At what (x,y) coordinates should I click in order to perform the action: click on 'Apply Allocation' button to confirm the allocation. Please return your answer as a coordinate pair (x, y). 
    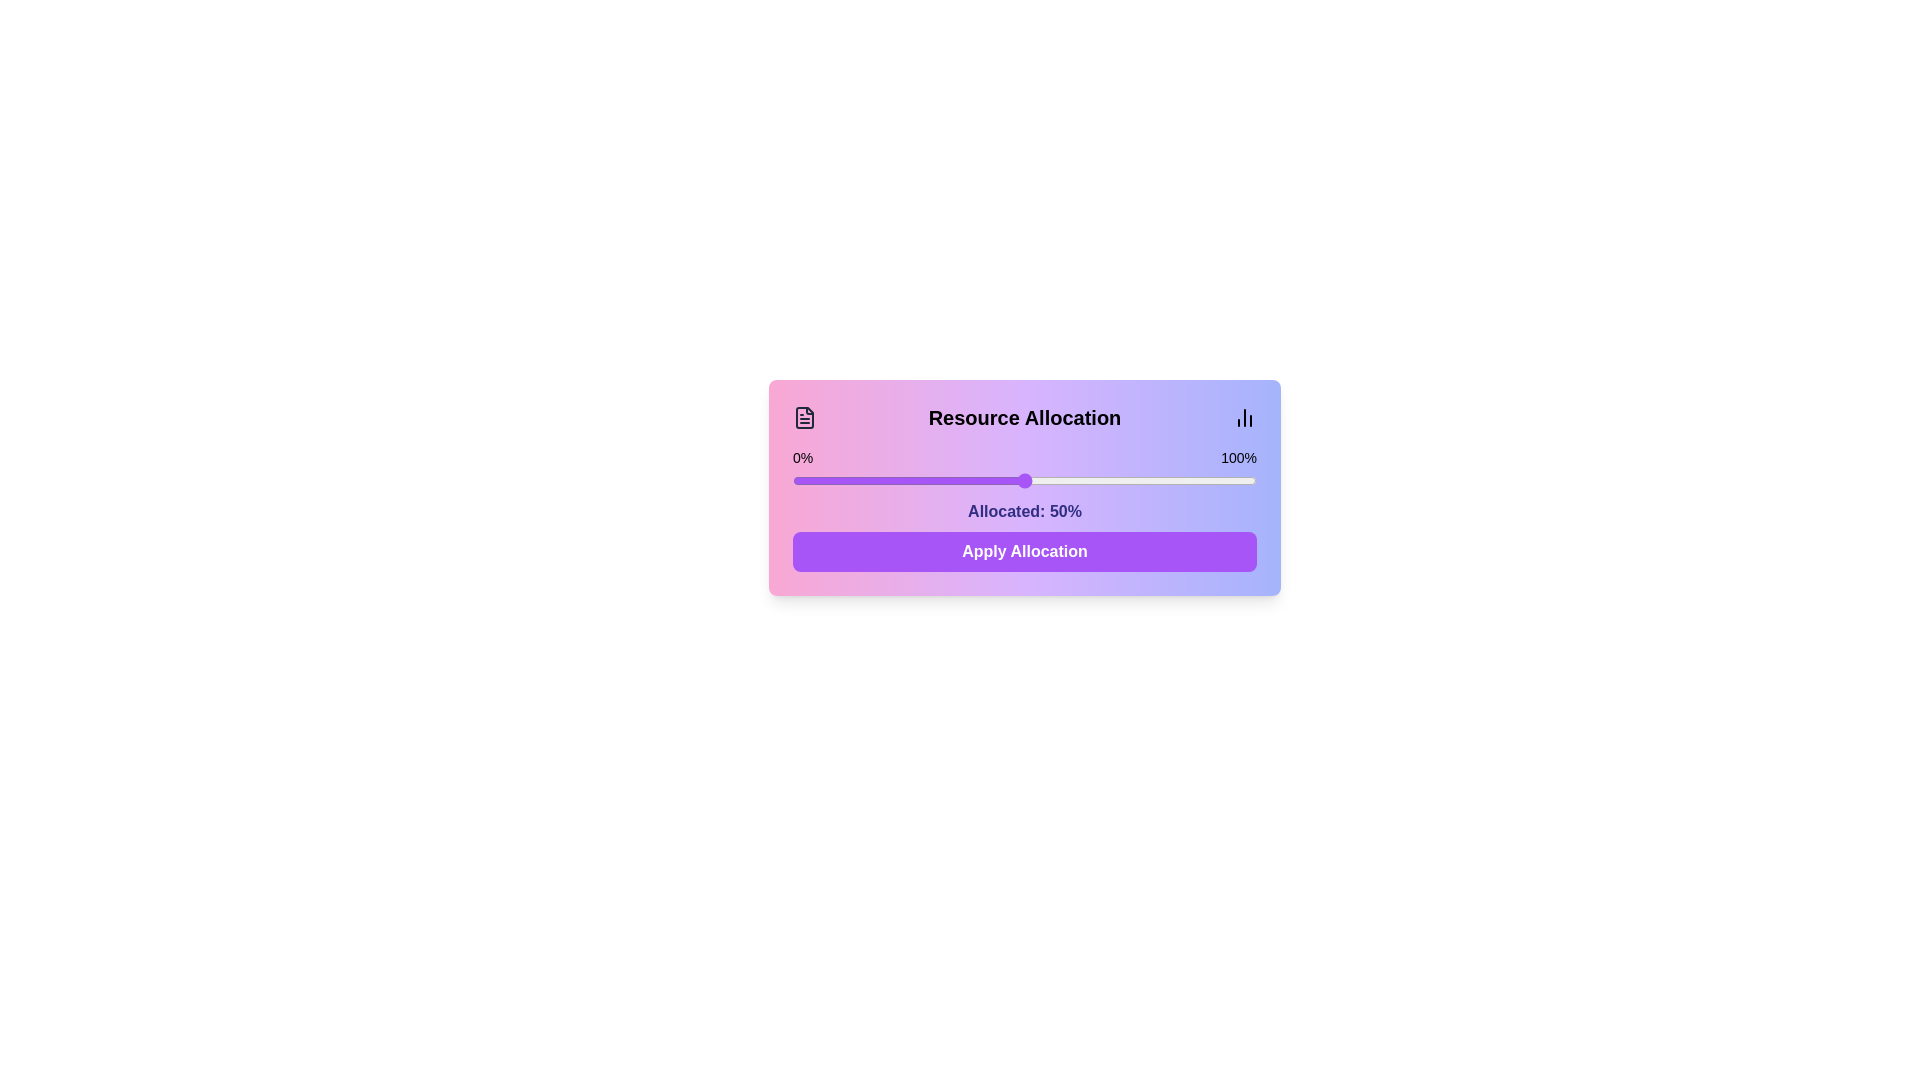
    Looking at the image, I should click on (1025, 551).